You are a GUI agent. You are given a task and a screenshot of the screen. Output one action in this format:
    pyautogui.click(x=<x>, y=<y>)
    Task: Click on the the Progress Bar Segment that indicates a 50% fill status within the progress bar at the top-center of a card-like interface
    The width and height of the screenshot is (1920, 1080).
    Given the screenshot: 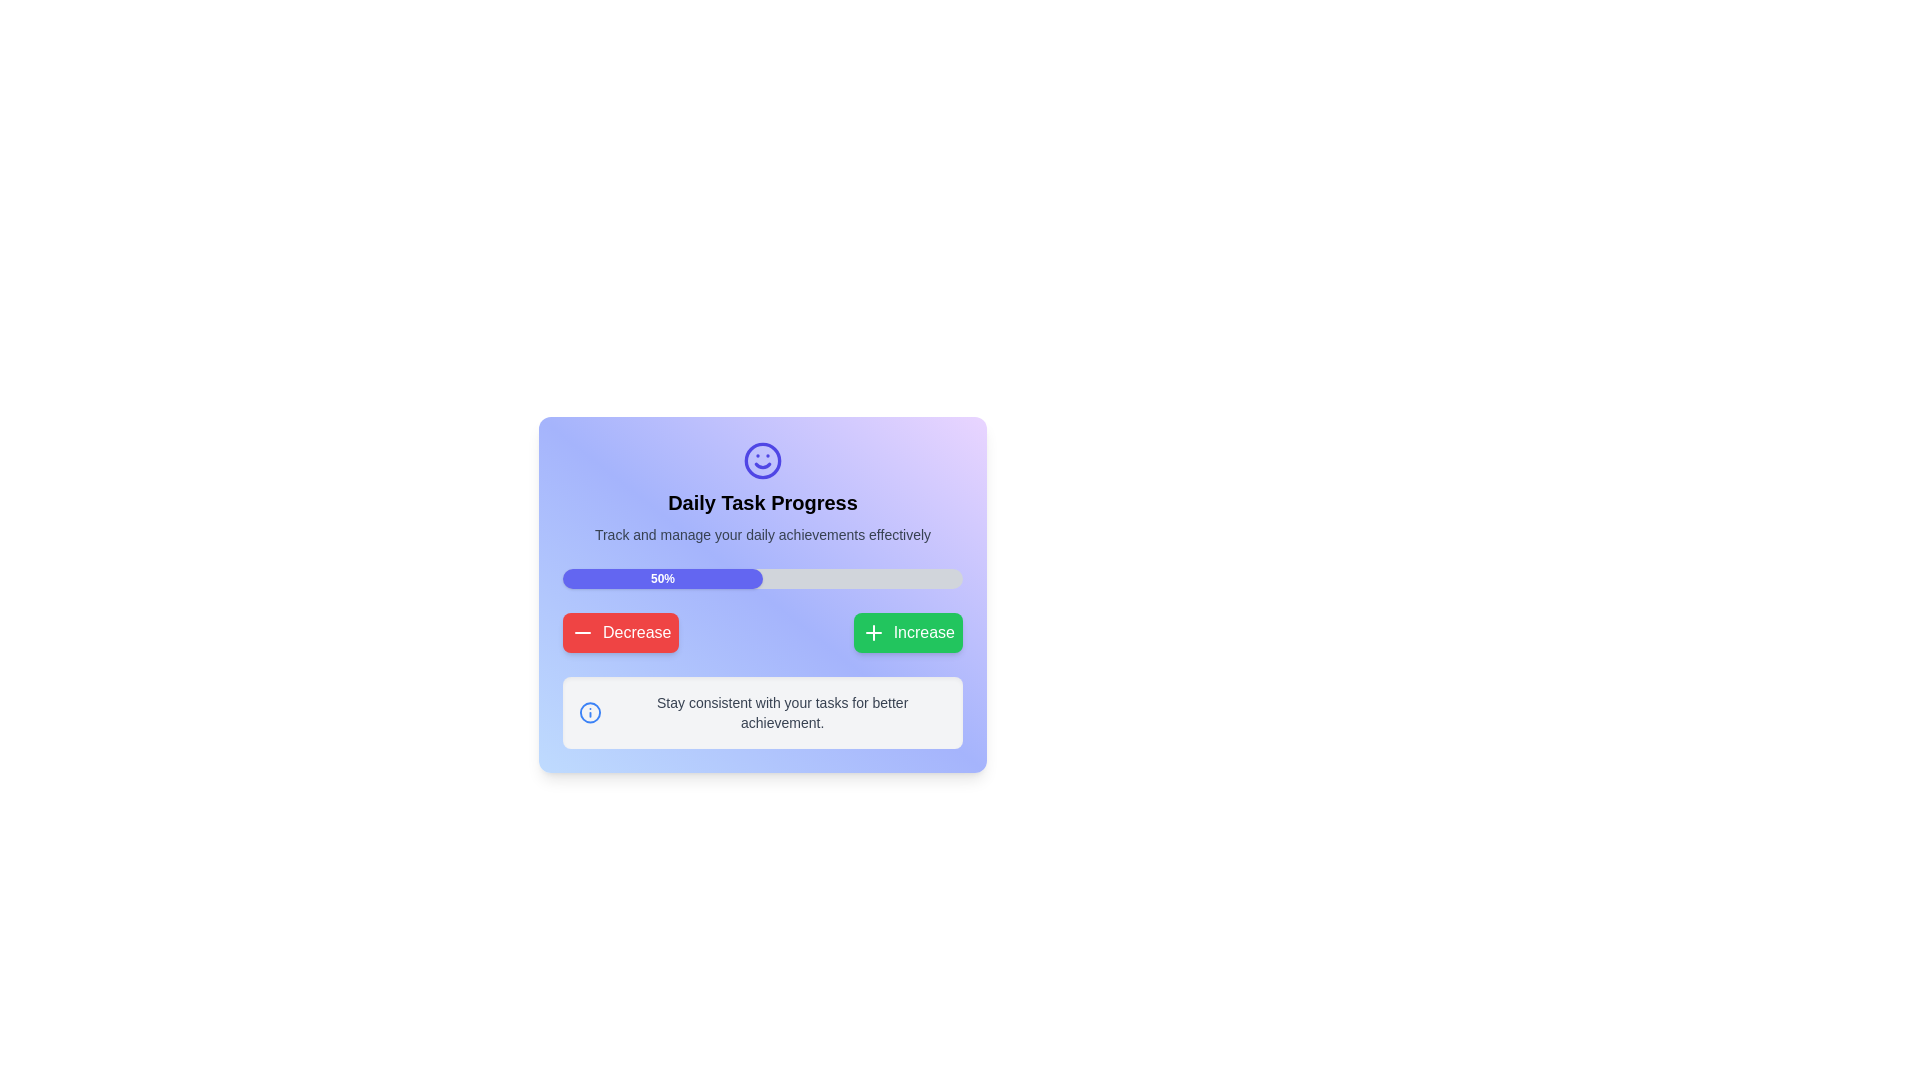 What is the action you would take?
    pyautogui.click(x=662, y=578)
    